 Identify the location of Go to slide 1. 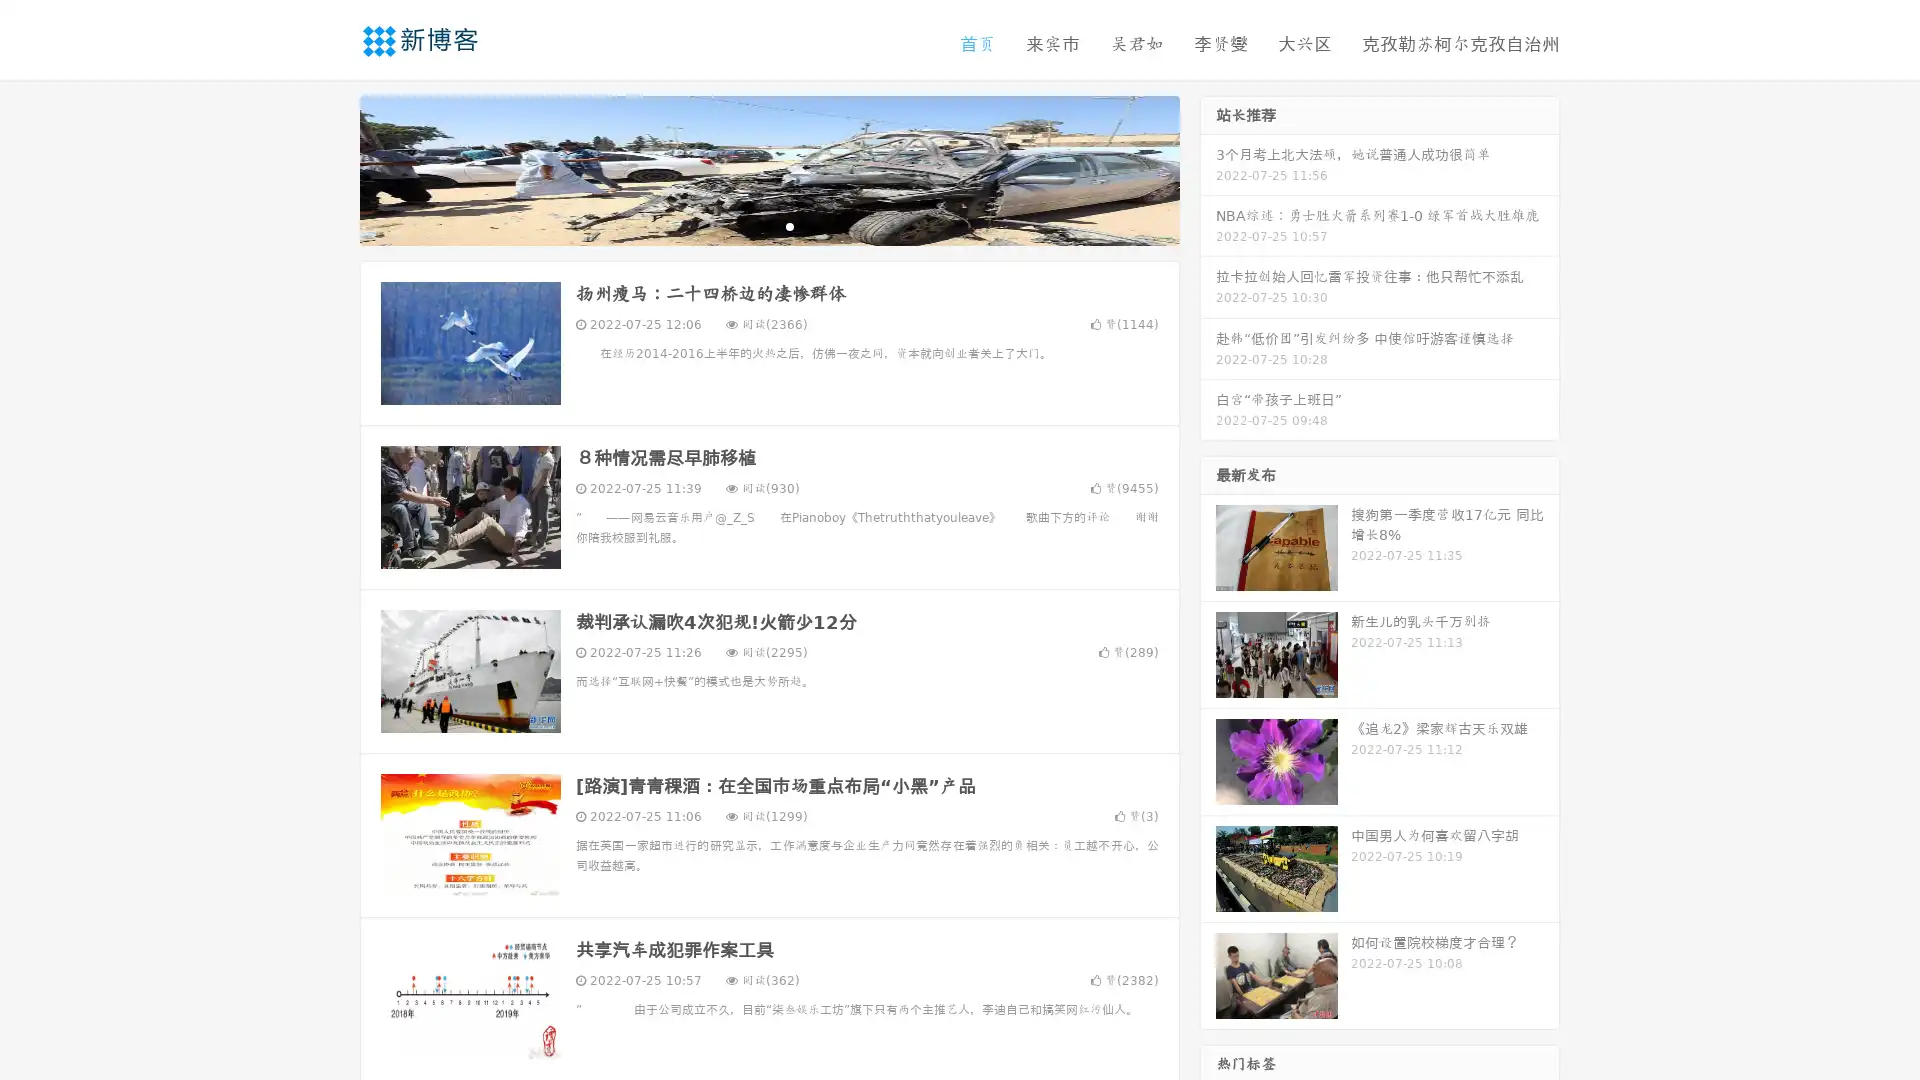
(748, 225).